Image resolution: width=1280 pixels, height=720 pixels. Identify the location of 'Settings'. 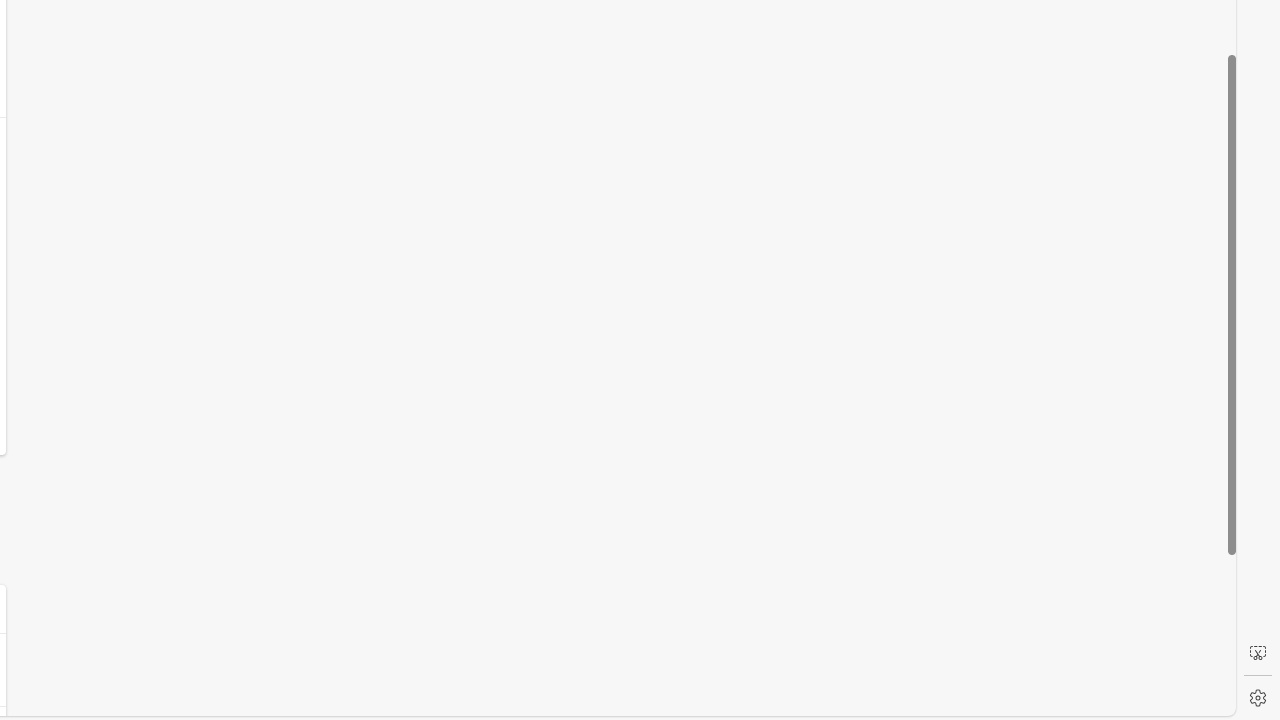
(1256, 696).